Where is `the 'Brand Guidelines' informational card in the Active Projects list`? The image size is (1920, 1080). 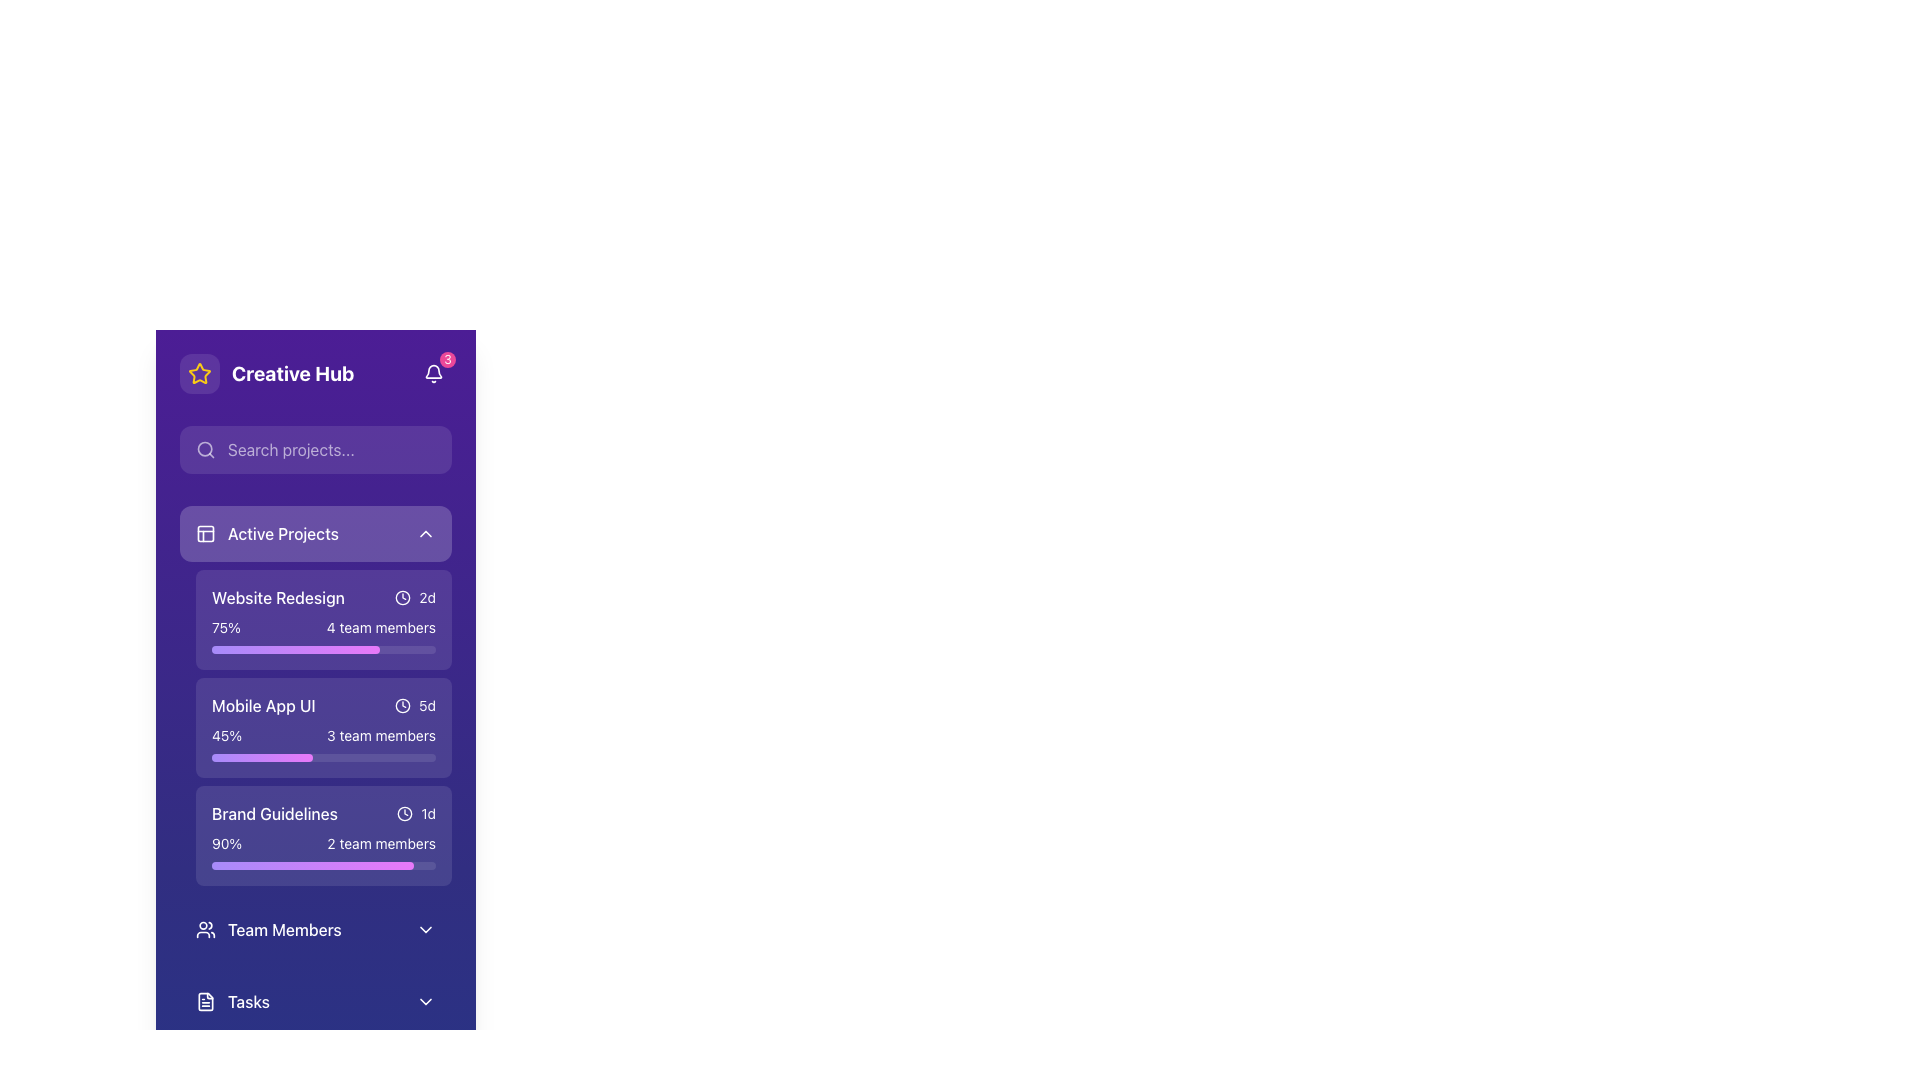 the 'Brand Guidelines' informational card in the Active Projects list is located at coordinates (324, 836).